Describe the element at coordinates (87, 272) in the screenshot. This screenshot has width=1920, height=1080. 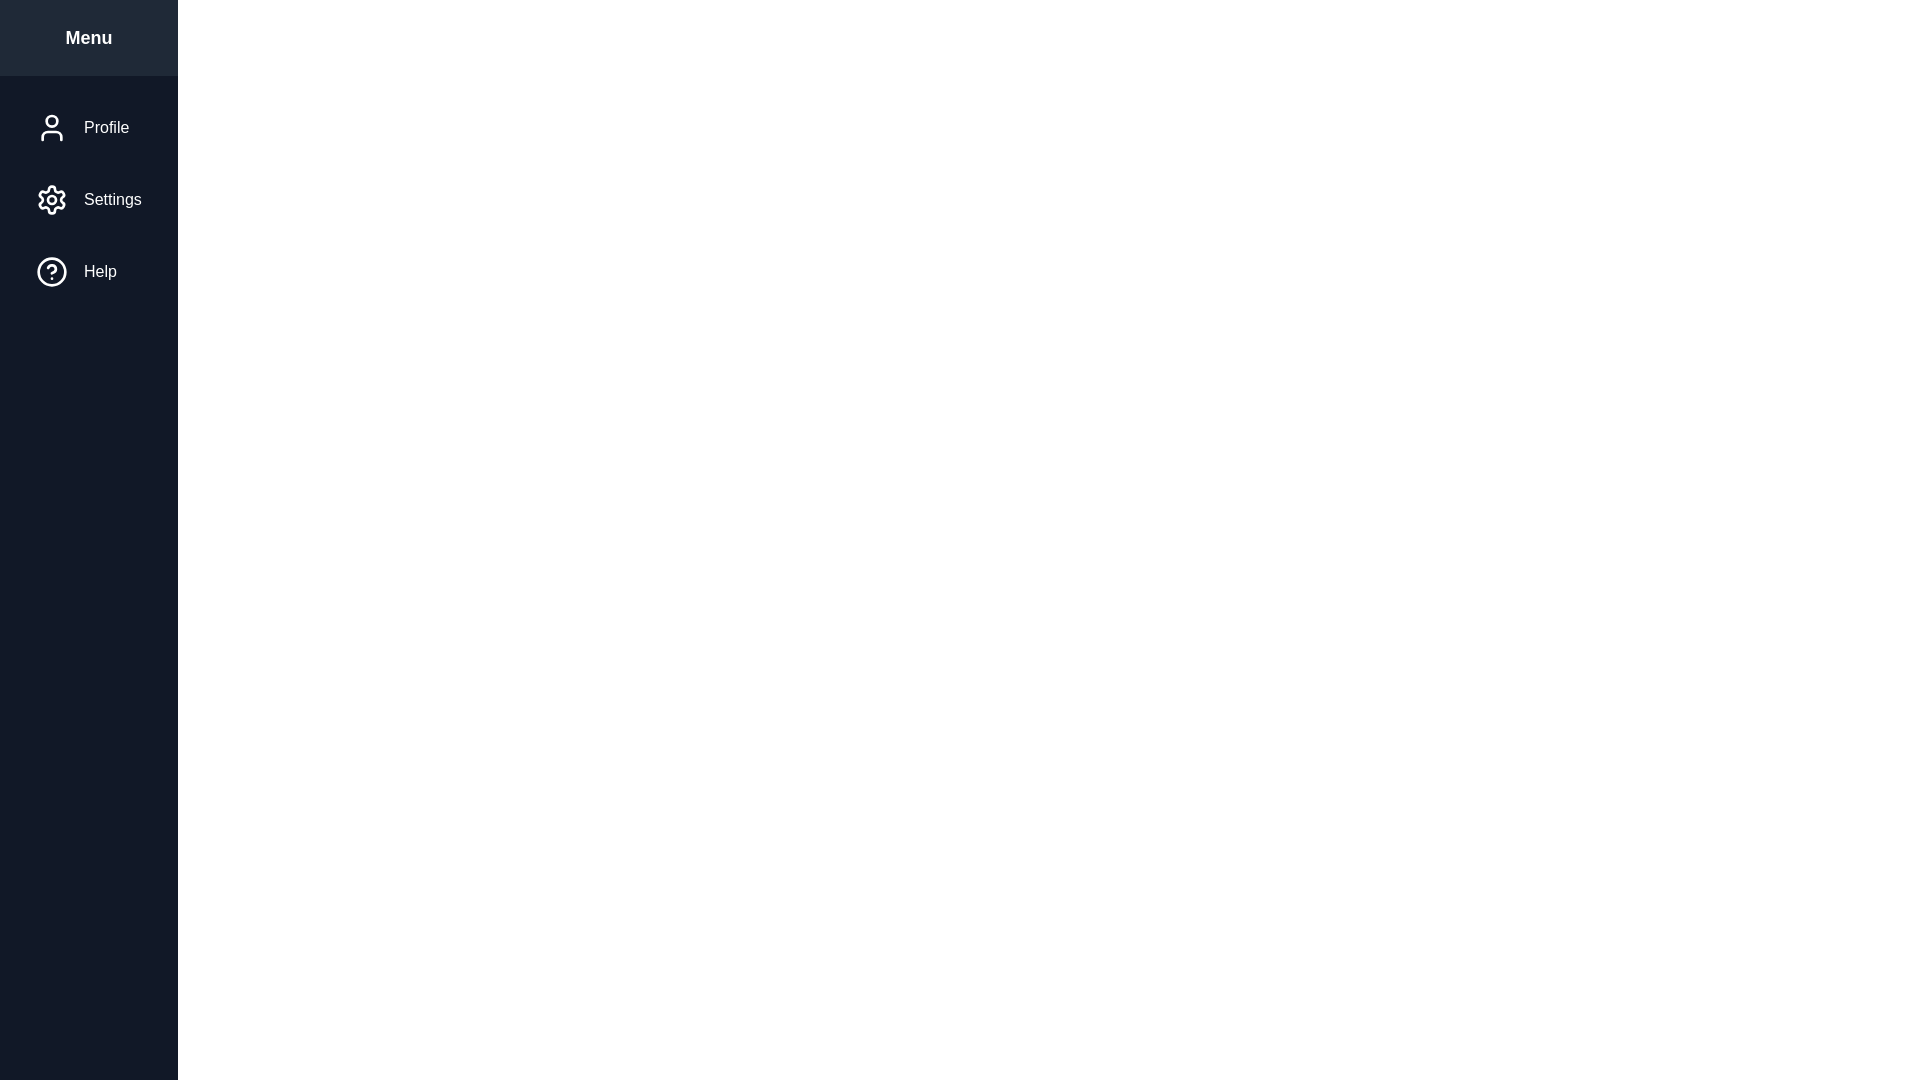
I see `the menu option Help to highlight it` at that location.